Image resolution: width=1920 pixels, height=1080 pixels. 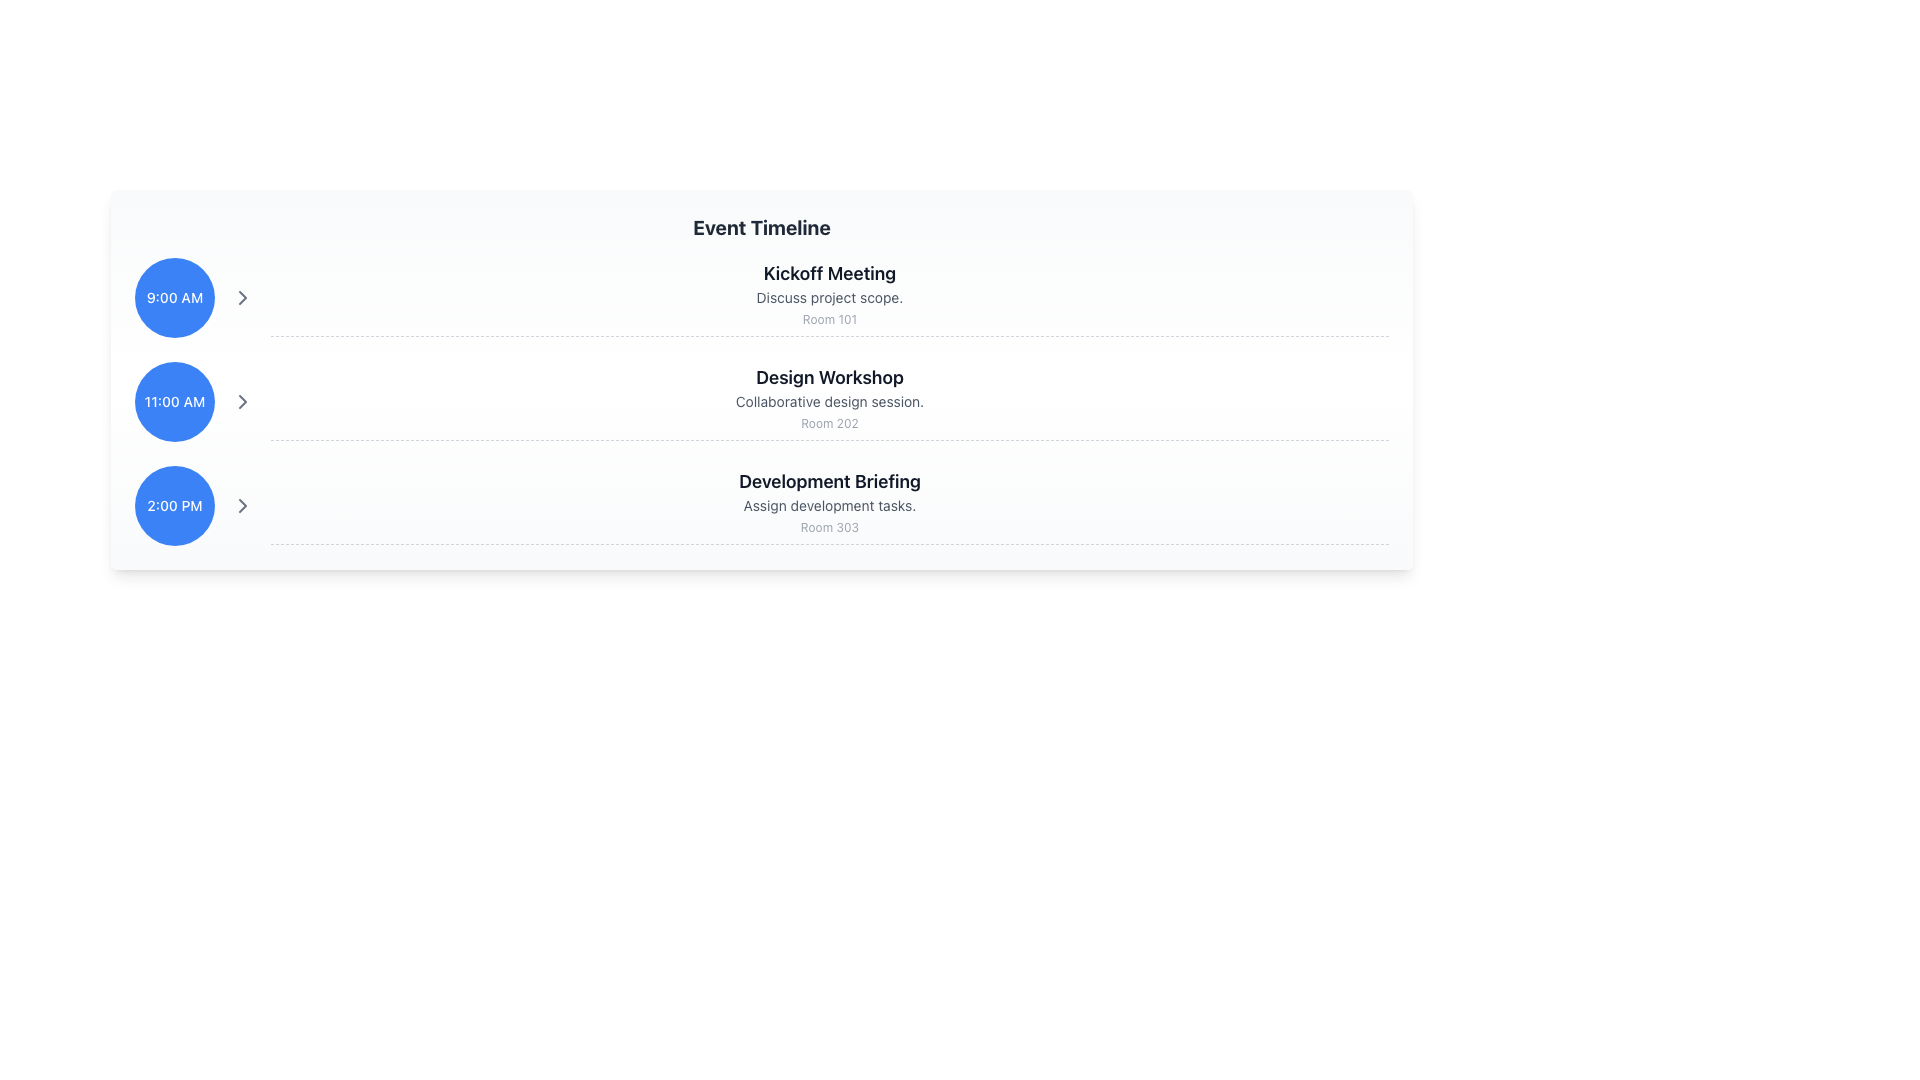 I want to click on the label displaying '9:00 AM', which is styled with a small font and is positioned within a blue circular background, located in the upper-left segment of the schedule display, so click(x=174, y=297).